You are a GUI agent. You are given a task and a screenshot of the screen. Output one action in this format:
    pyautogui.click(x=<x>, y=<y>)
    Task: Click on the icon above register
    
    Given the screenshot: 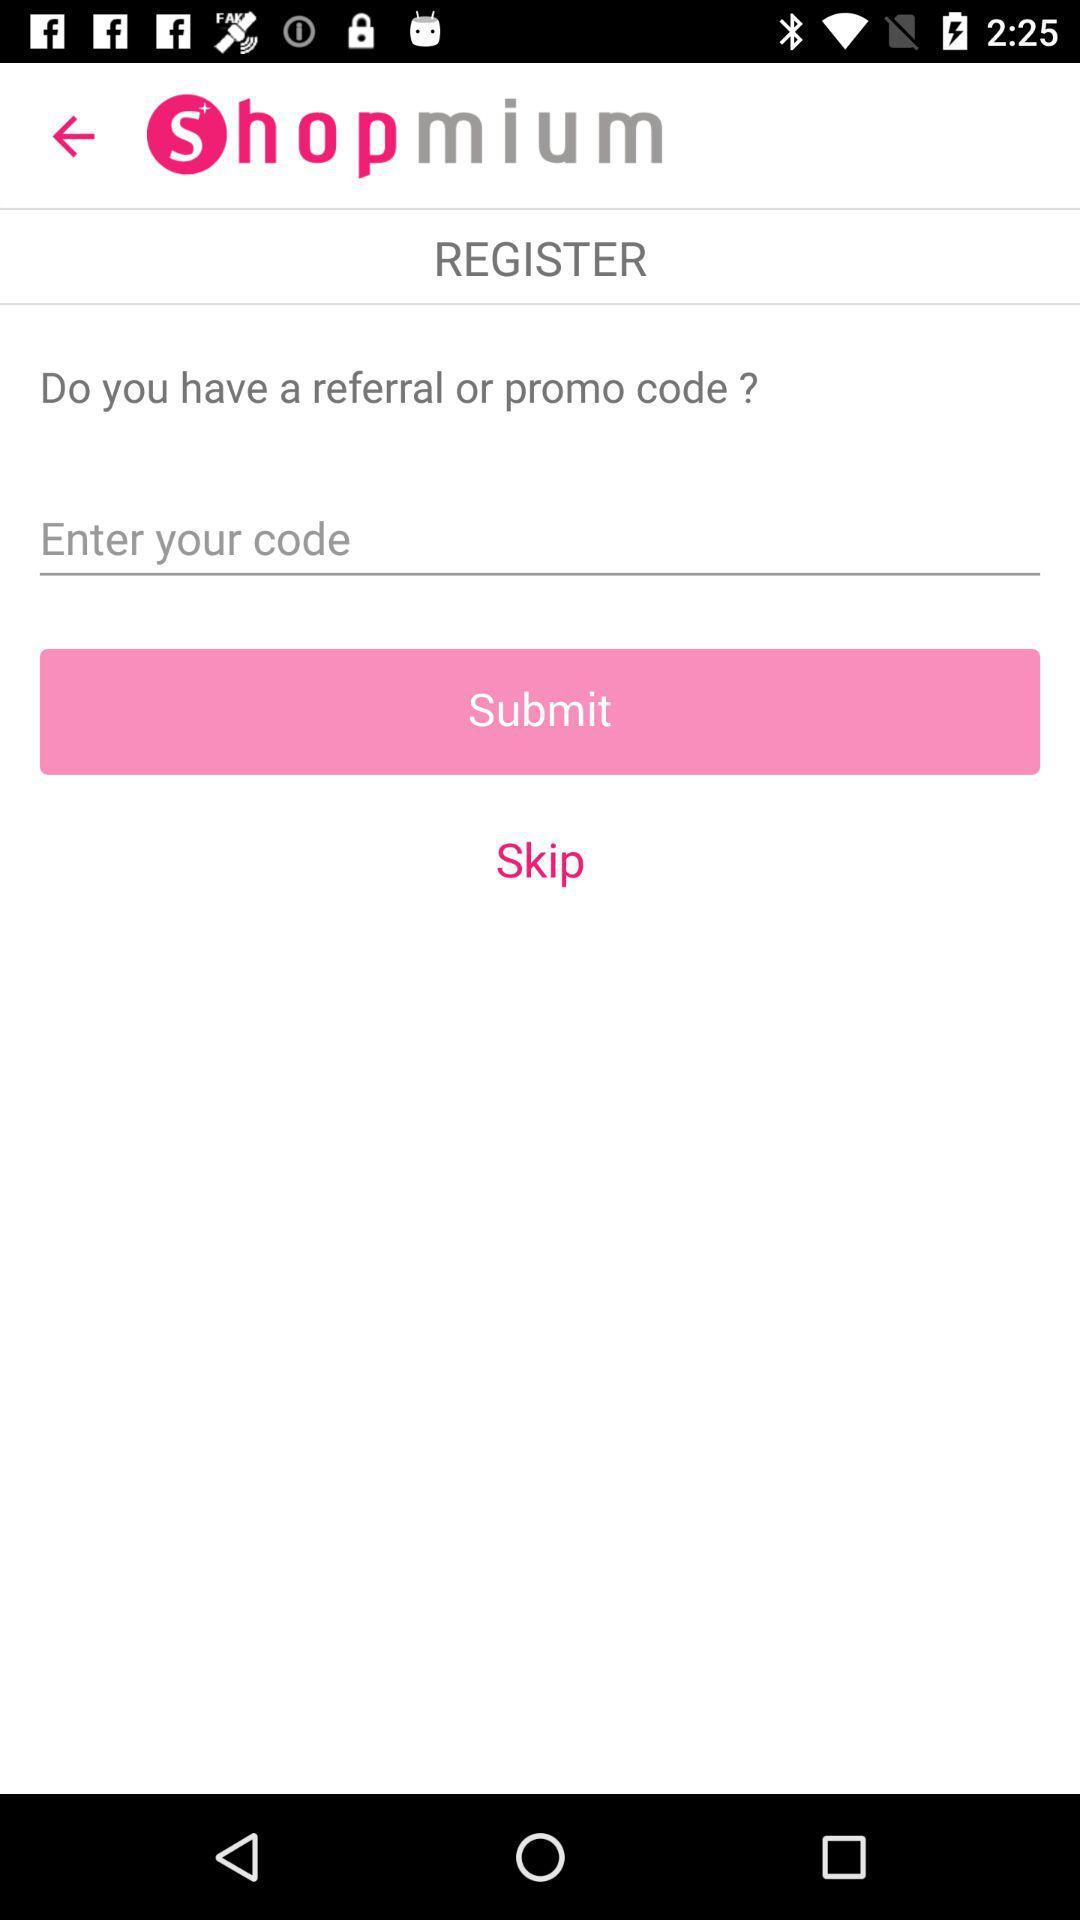 What is the action you would take?
    pyautogui.click(x=72, y=135)
    